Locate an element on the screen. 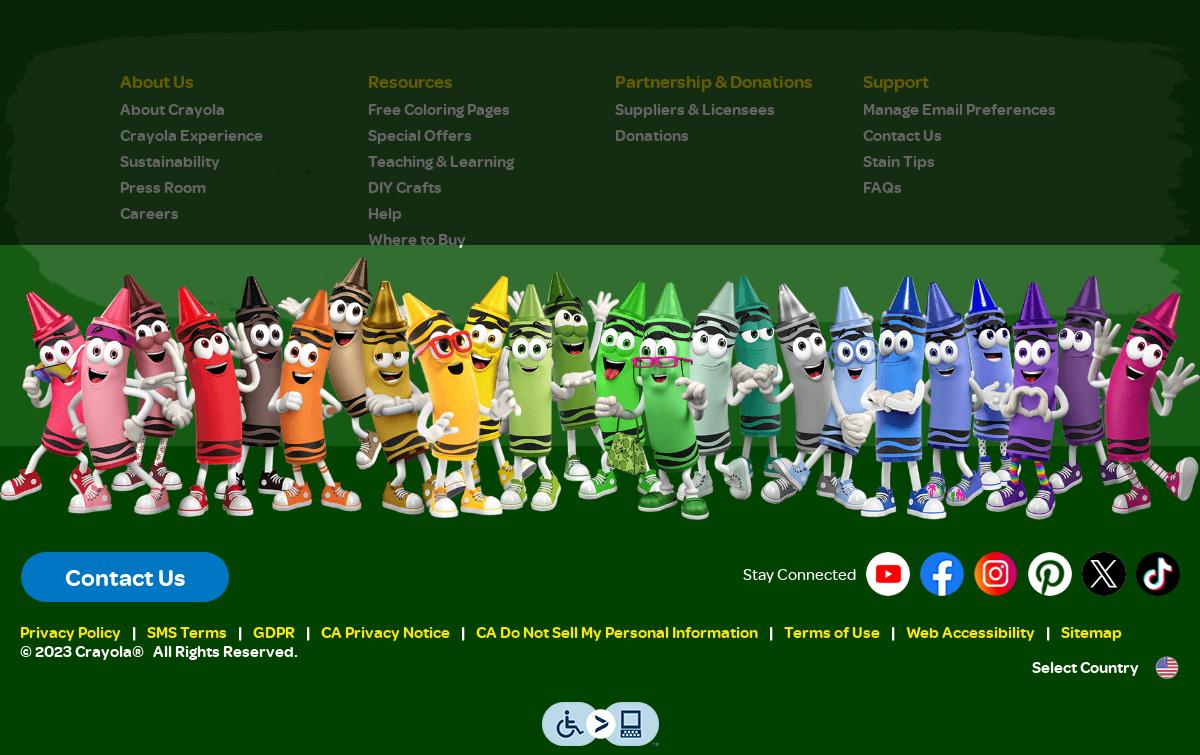  'Manage Email Preferences' is located at coordinates (958, 107).